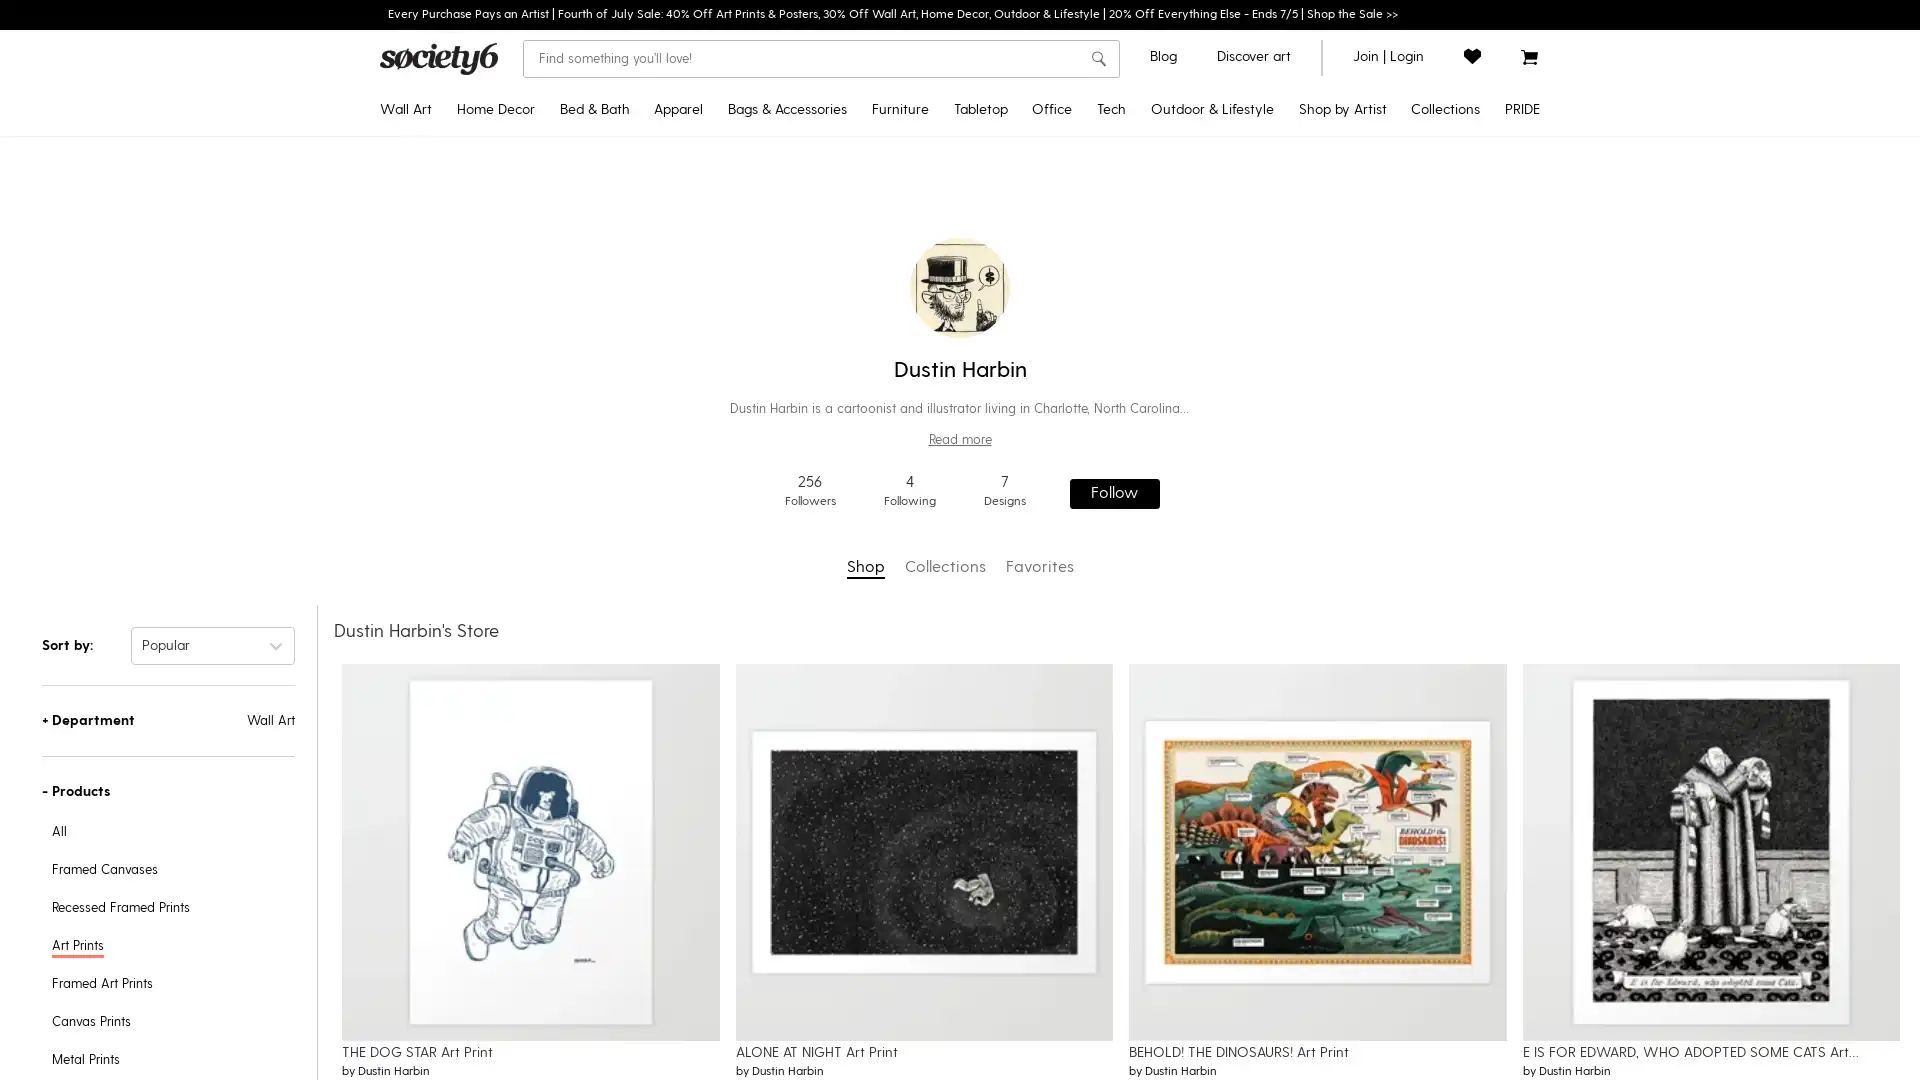  What do you see at coordinates (1050, 110) in the screenshot?
I see `Office` at bounding box center [1050, 110].